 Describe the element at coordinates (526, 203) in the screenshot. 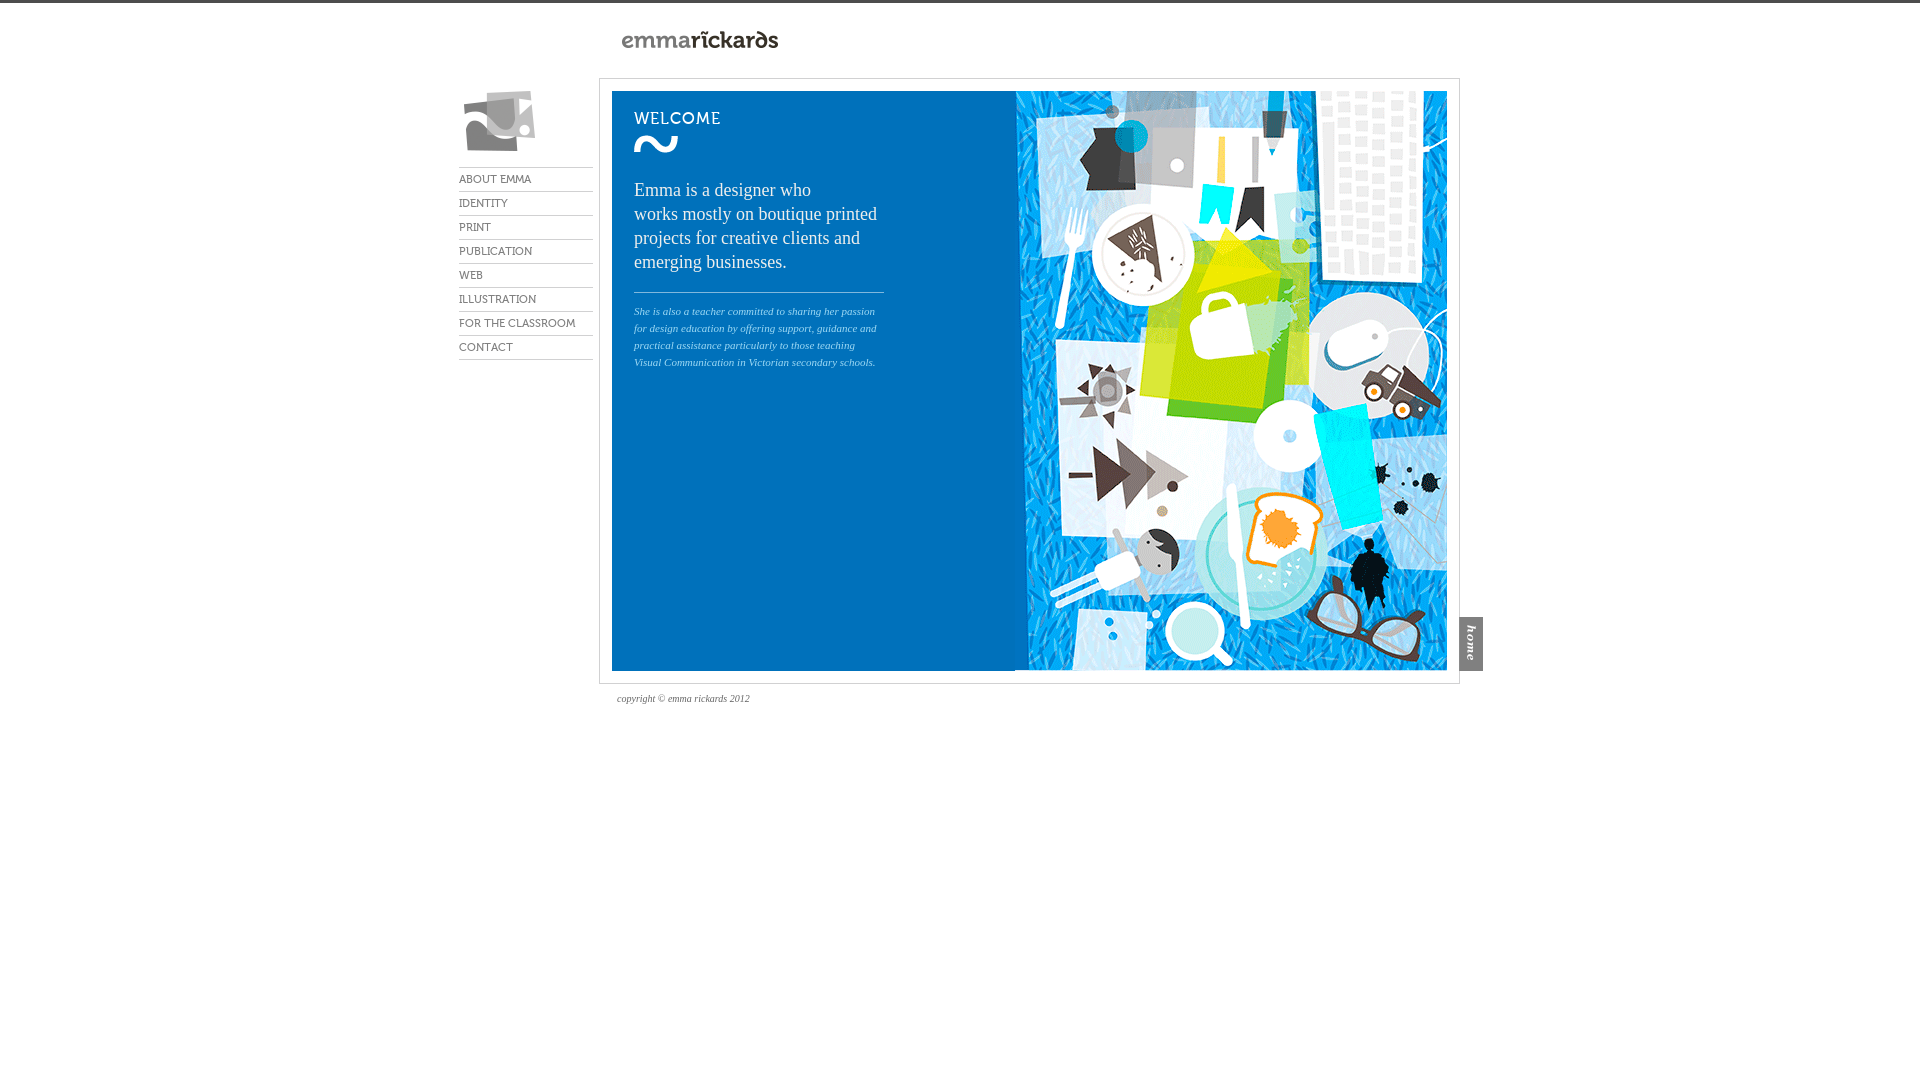

I see `'IDENTITY'` at that location.